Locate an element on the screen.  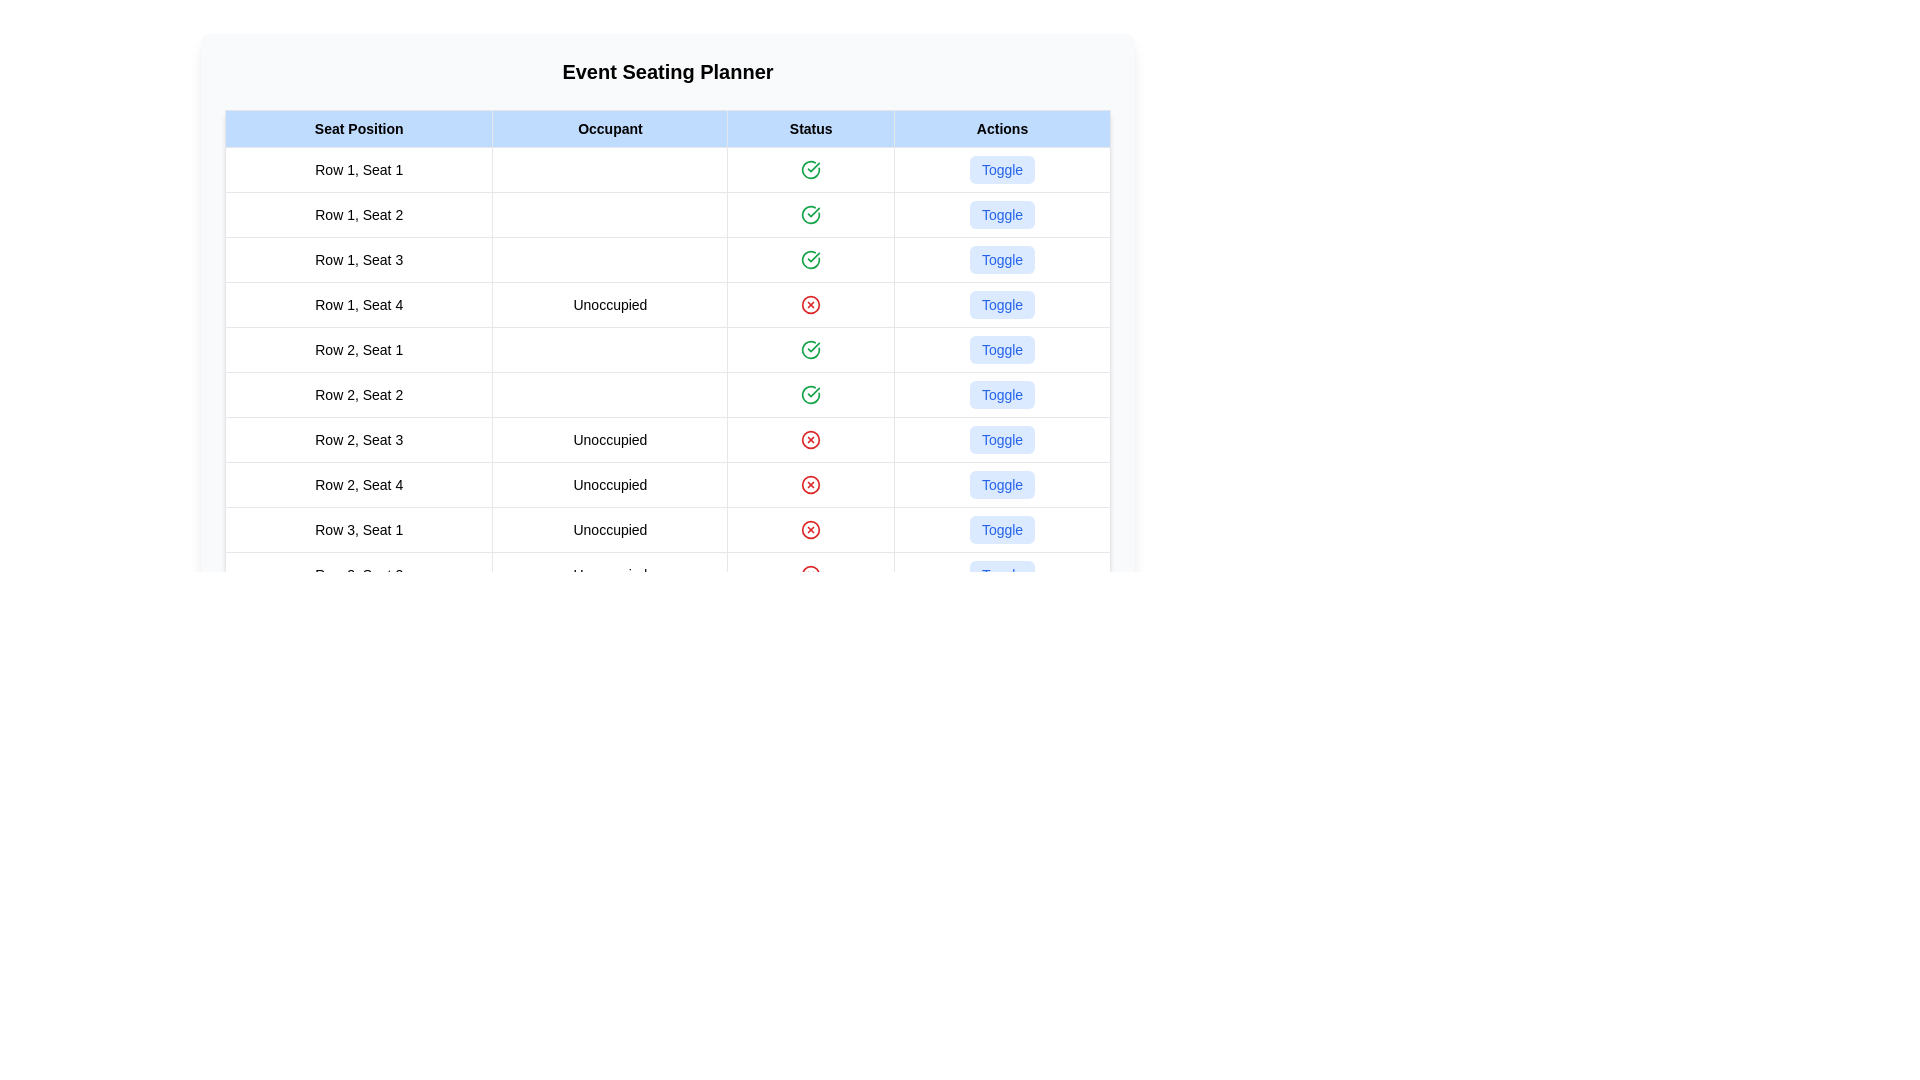
the third button in the 'Actions' column of the table is located at coordinates (1002, 215).